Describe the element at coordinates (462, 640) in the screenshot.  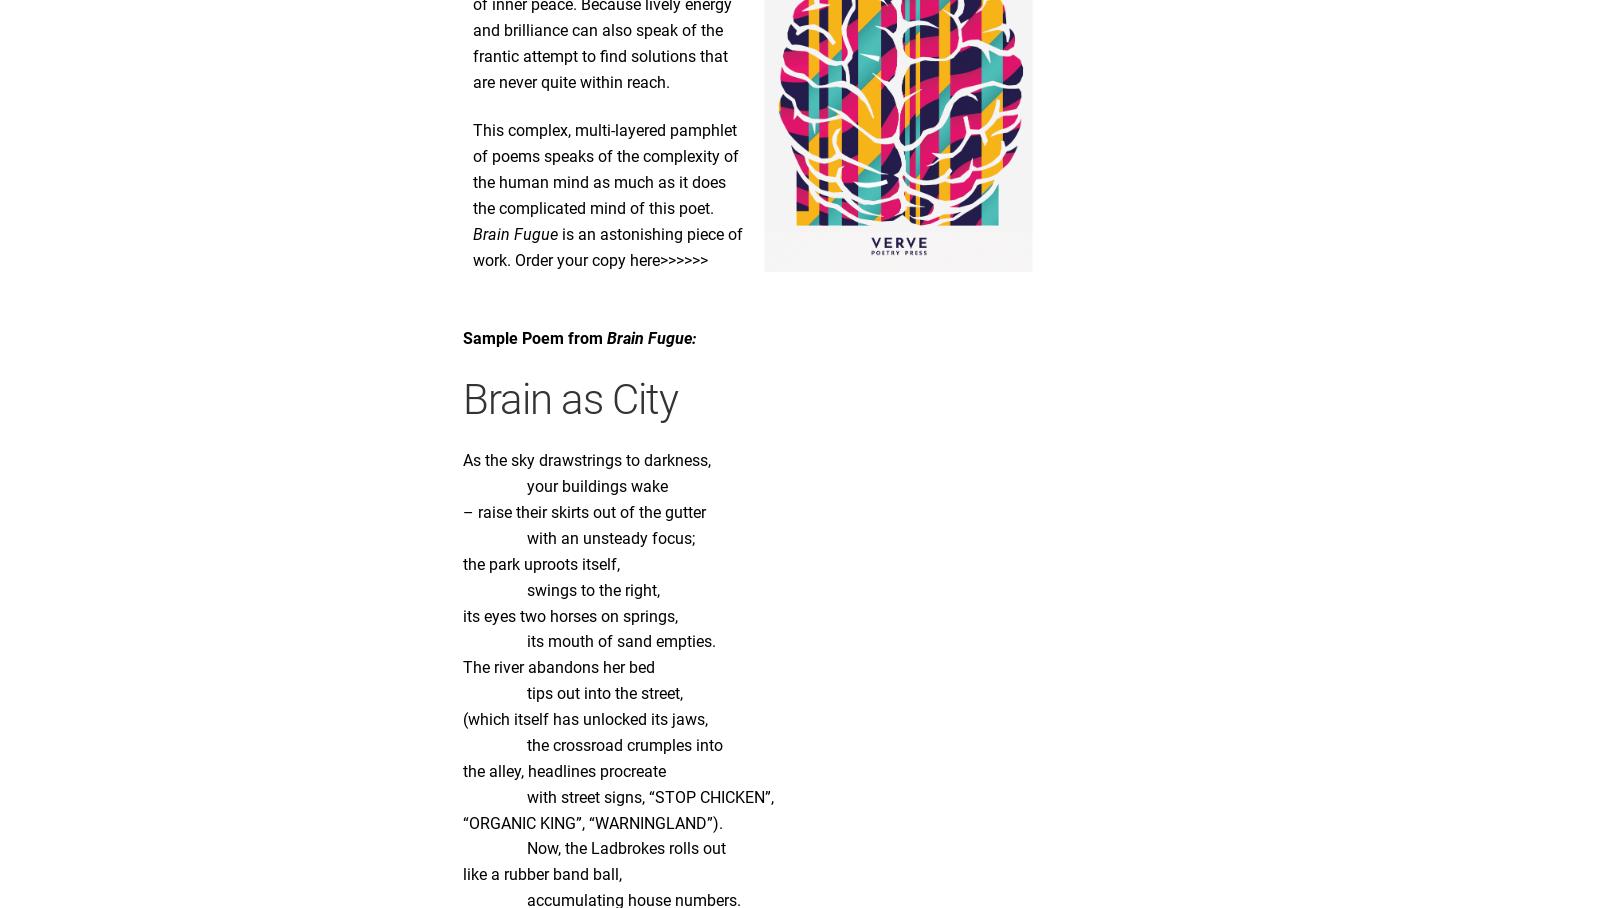
I see `'its mouth of sand empties.'` at that location.